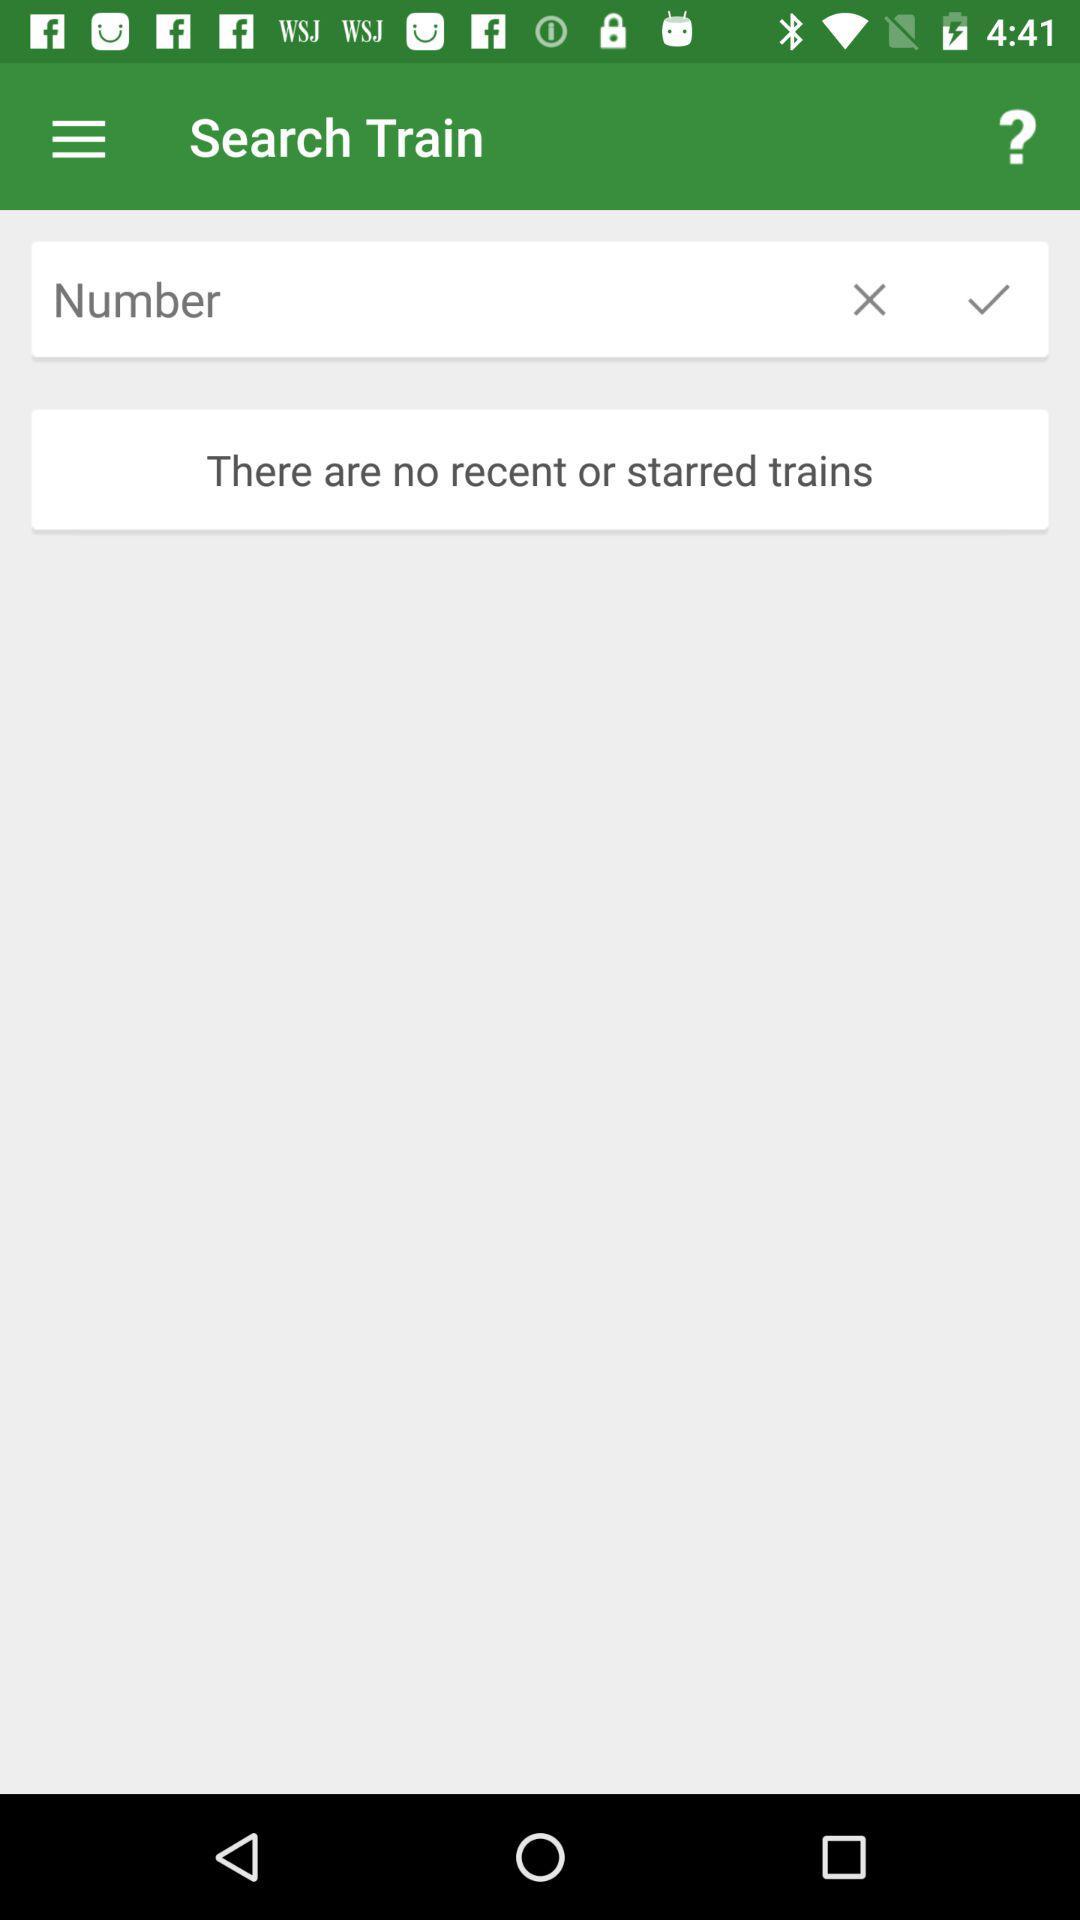  I want to click on item next to search train, so click(88, 135).